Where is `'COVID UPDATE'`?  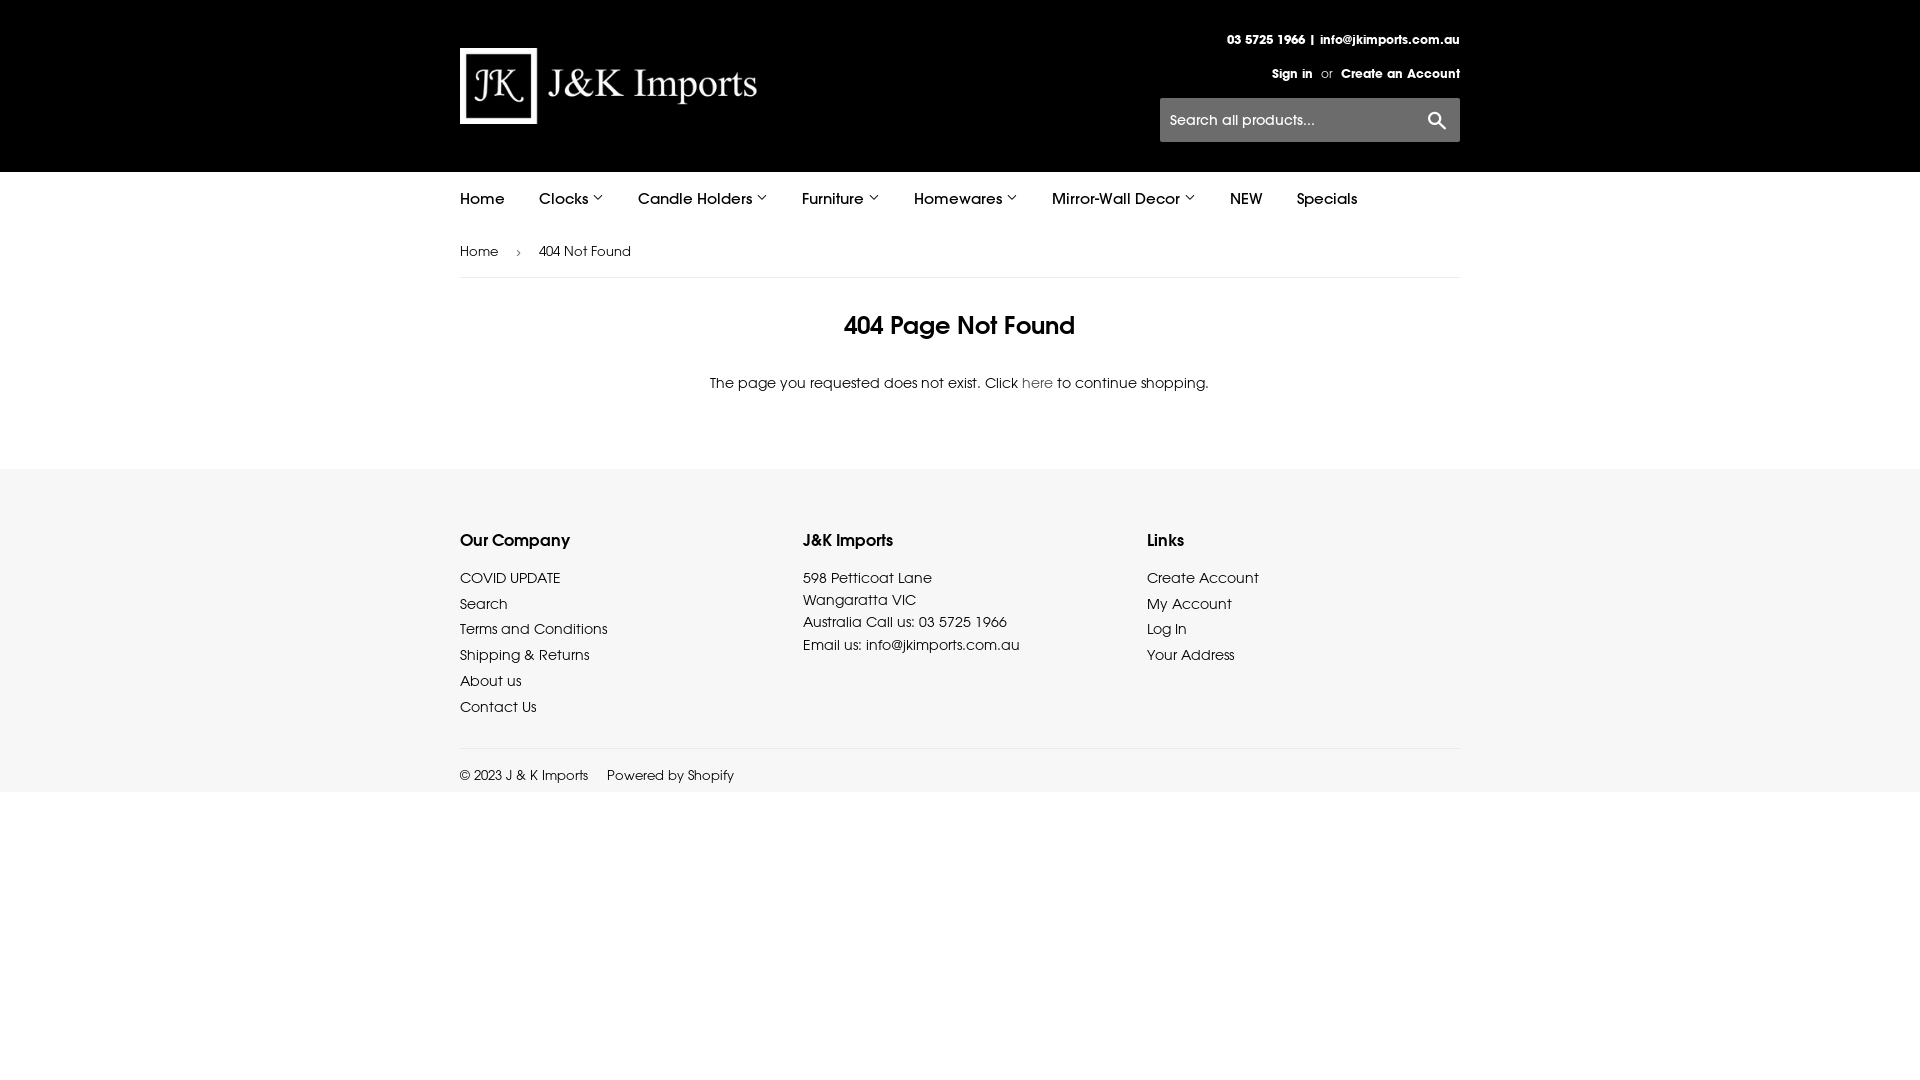
'COVID UPDATE' is located at coordinates (459, 577).